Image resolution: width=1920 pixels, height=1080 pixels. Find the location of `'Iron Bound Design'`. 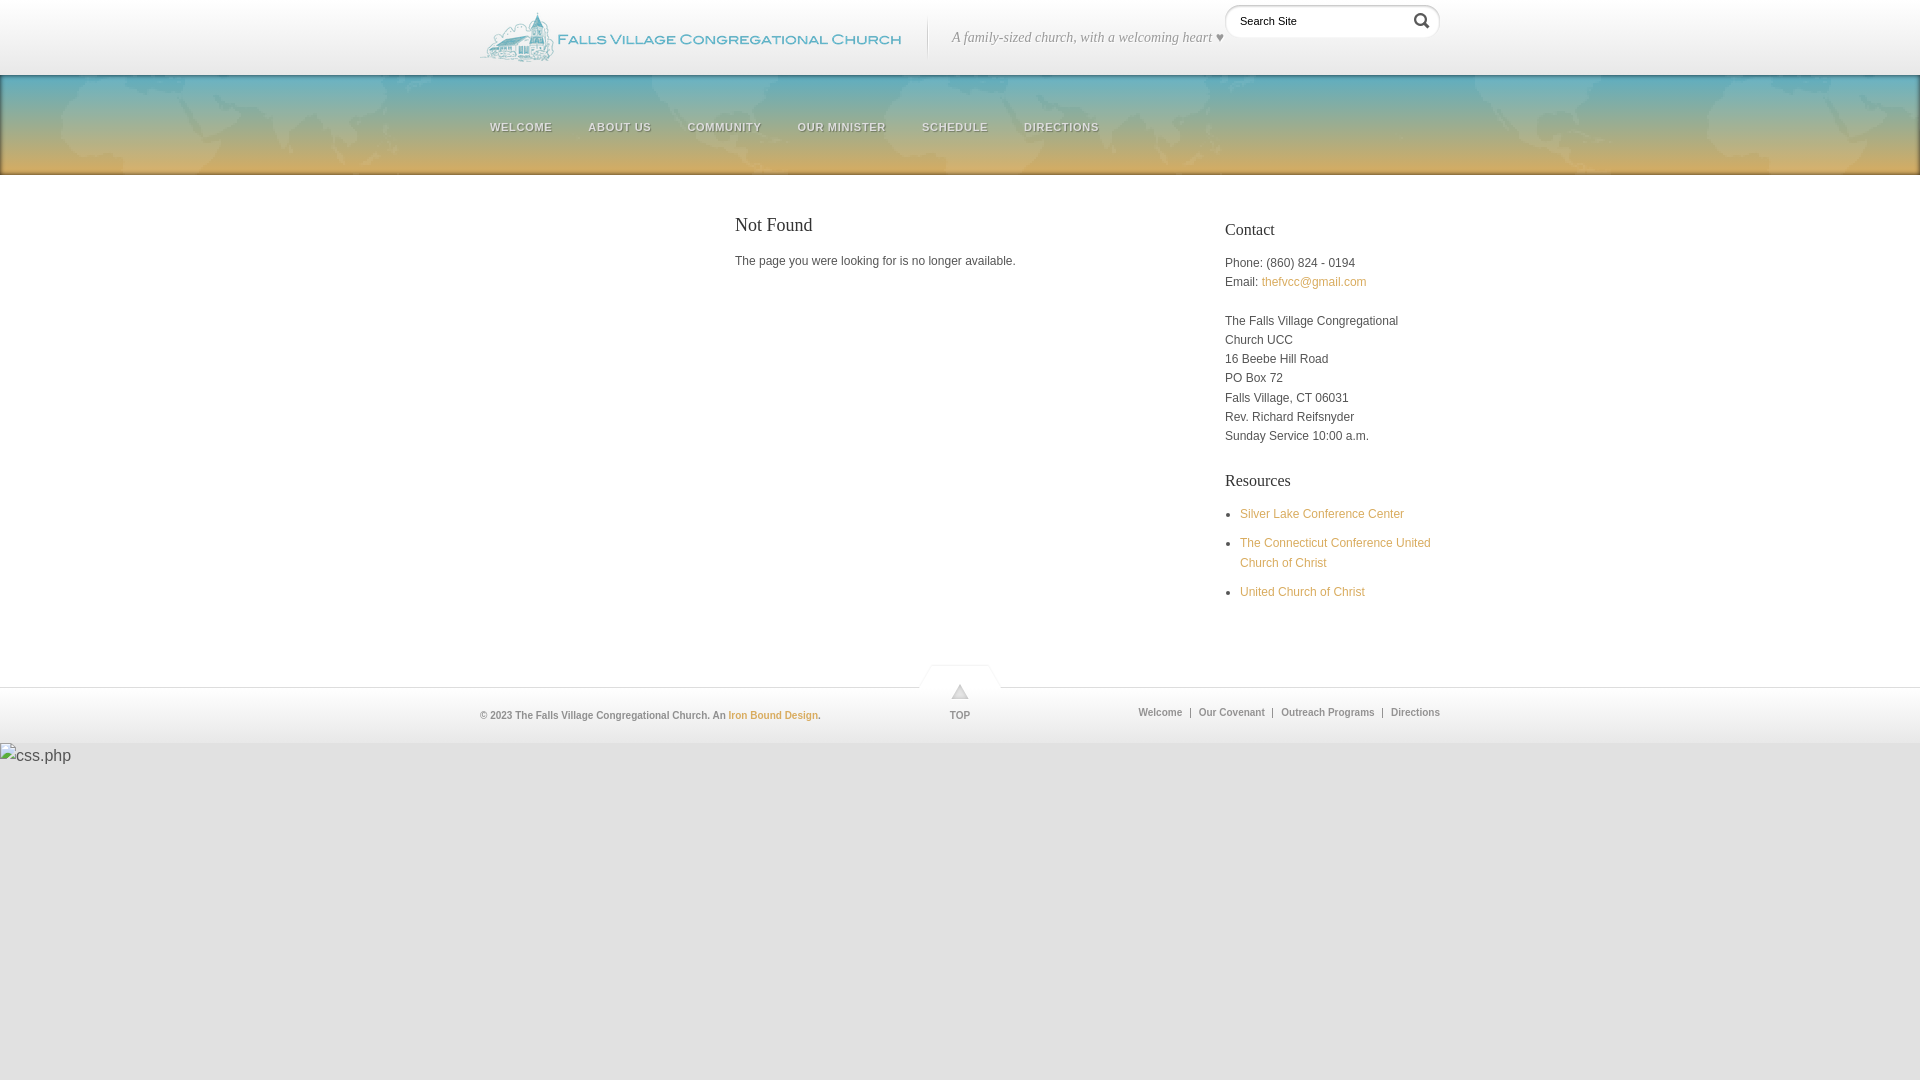

'Iron Bound Design' is located at coordinates (772, 714).